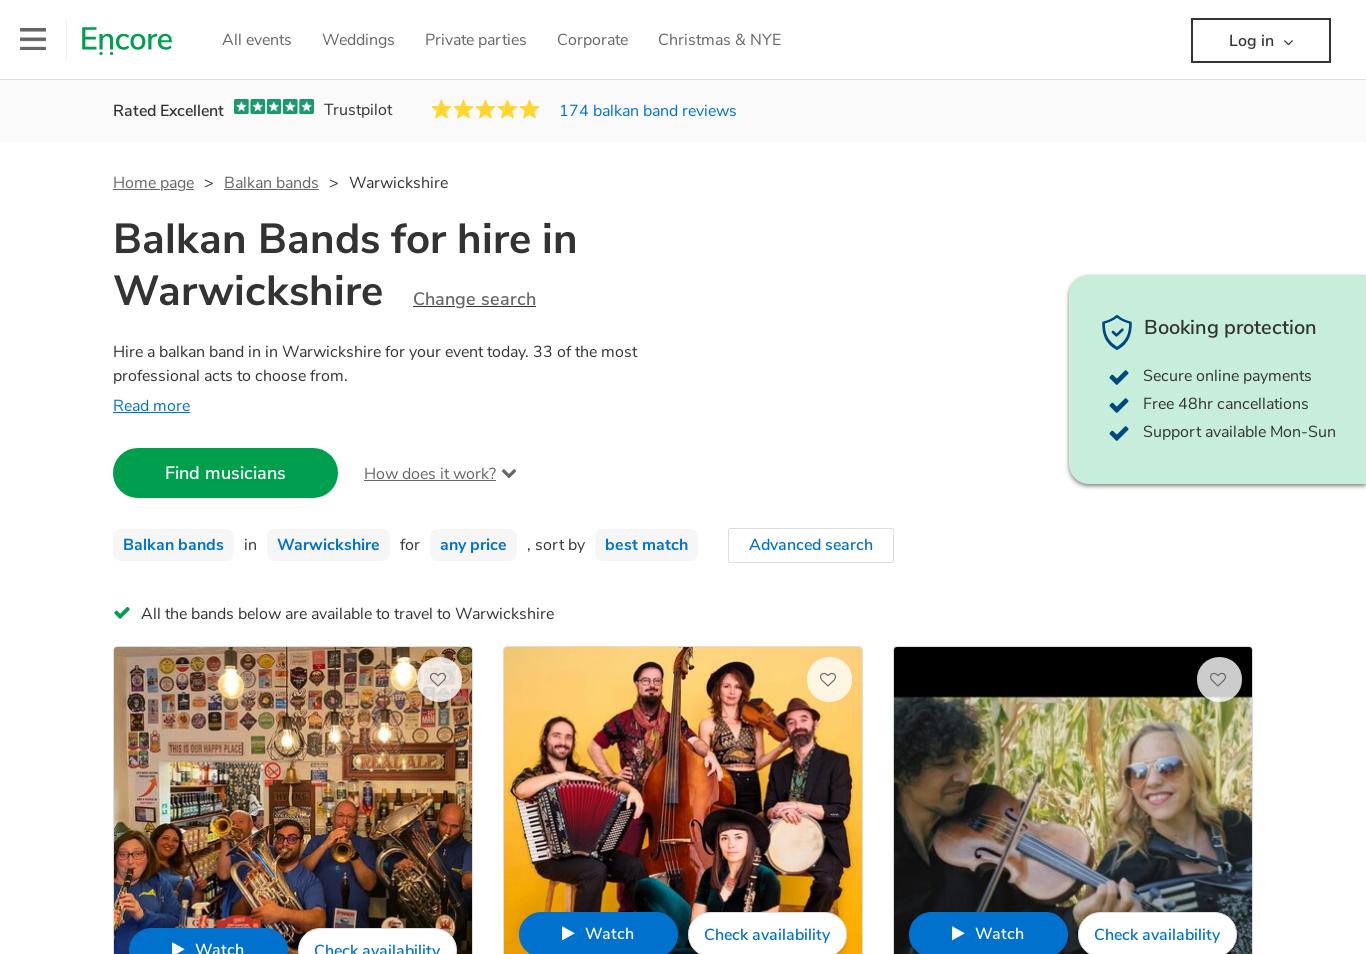 The image size is (1366, 954). I want to click on 'bands', so click(211, 612).